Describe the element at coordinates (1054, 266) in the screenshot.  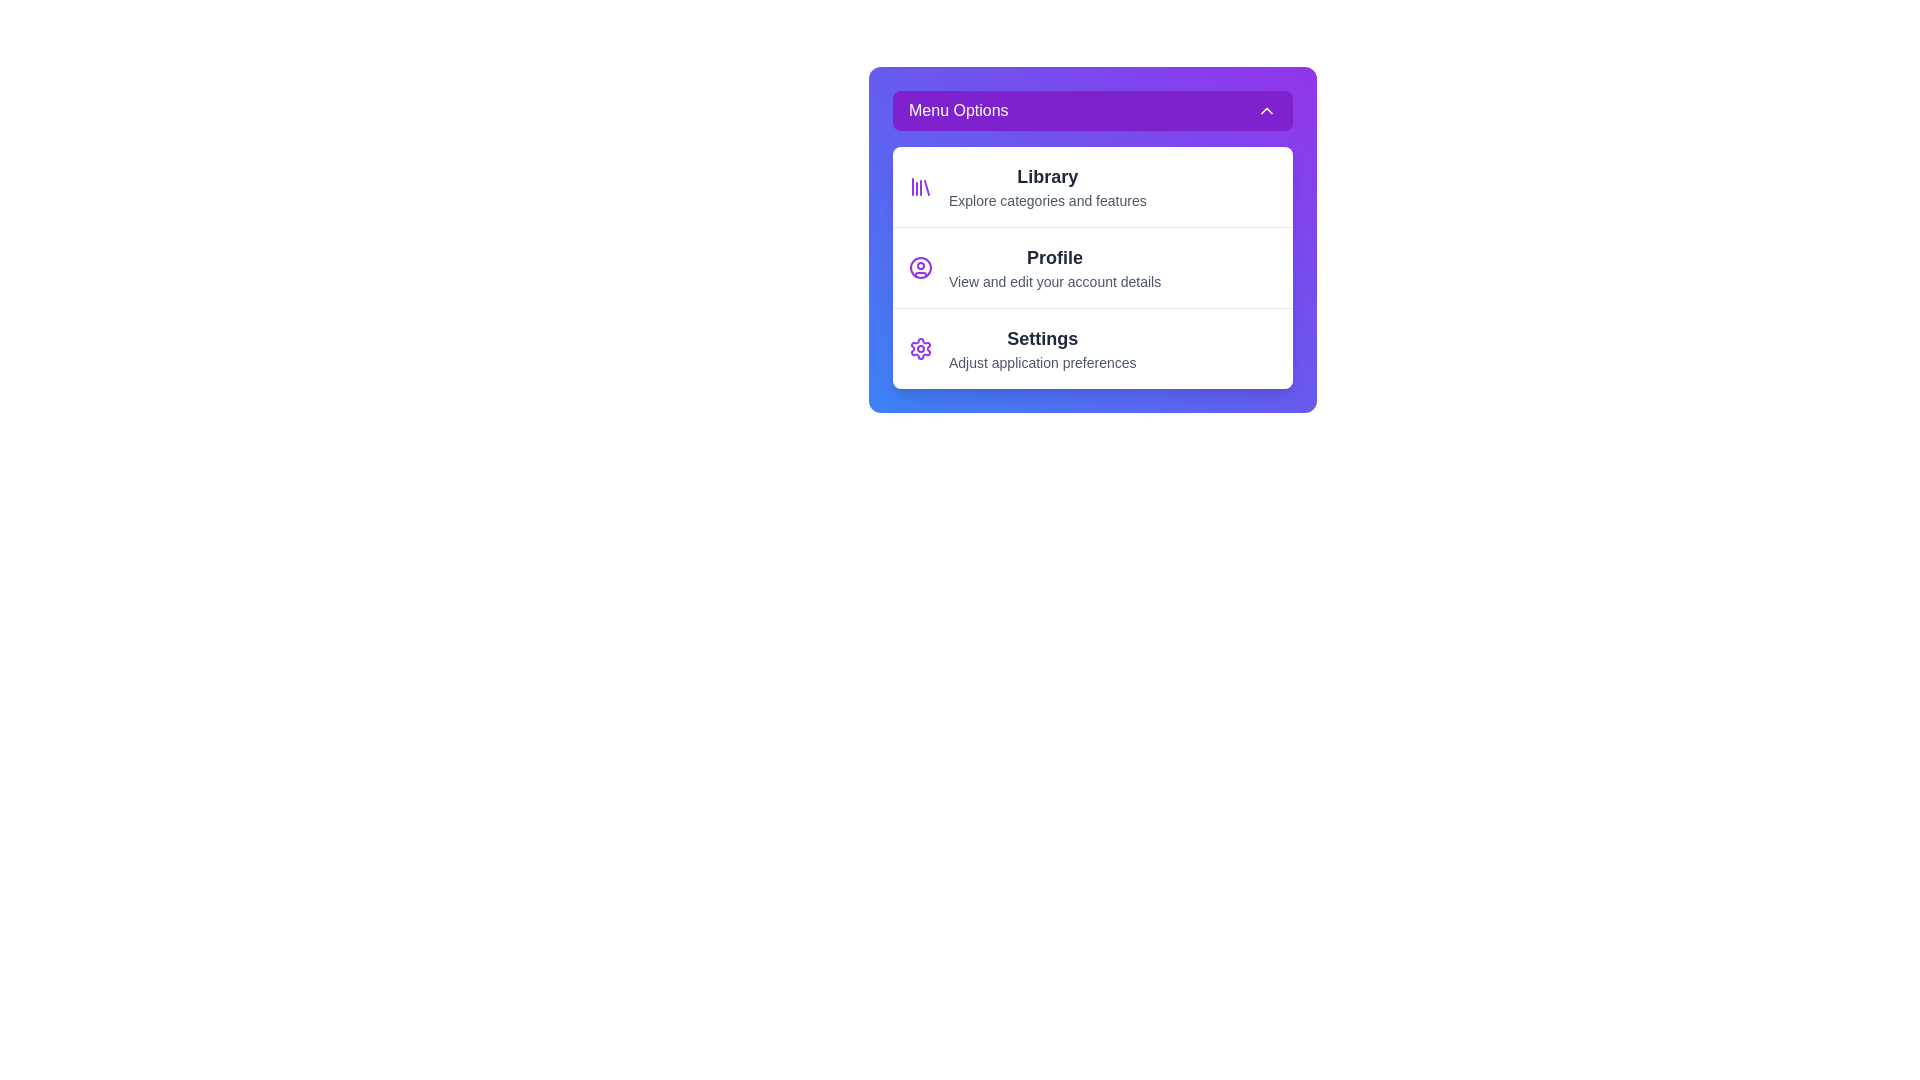
I see `the second textual navigation link in the 'Menu Options'` at that location.